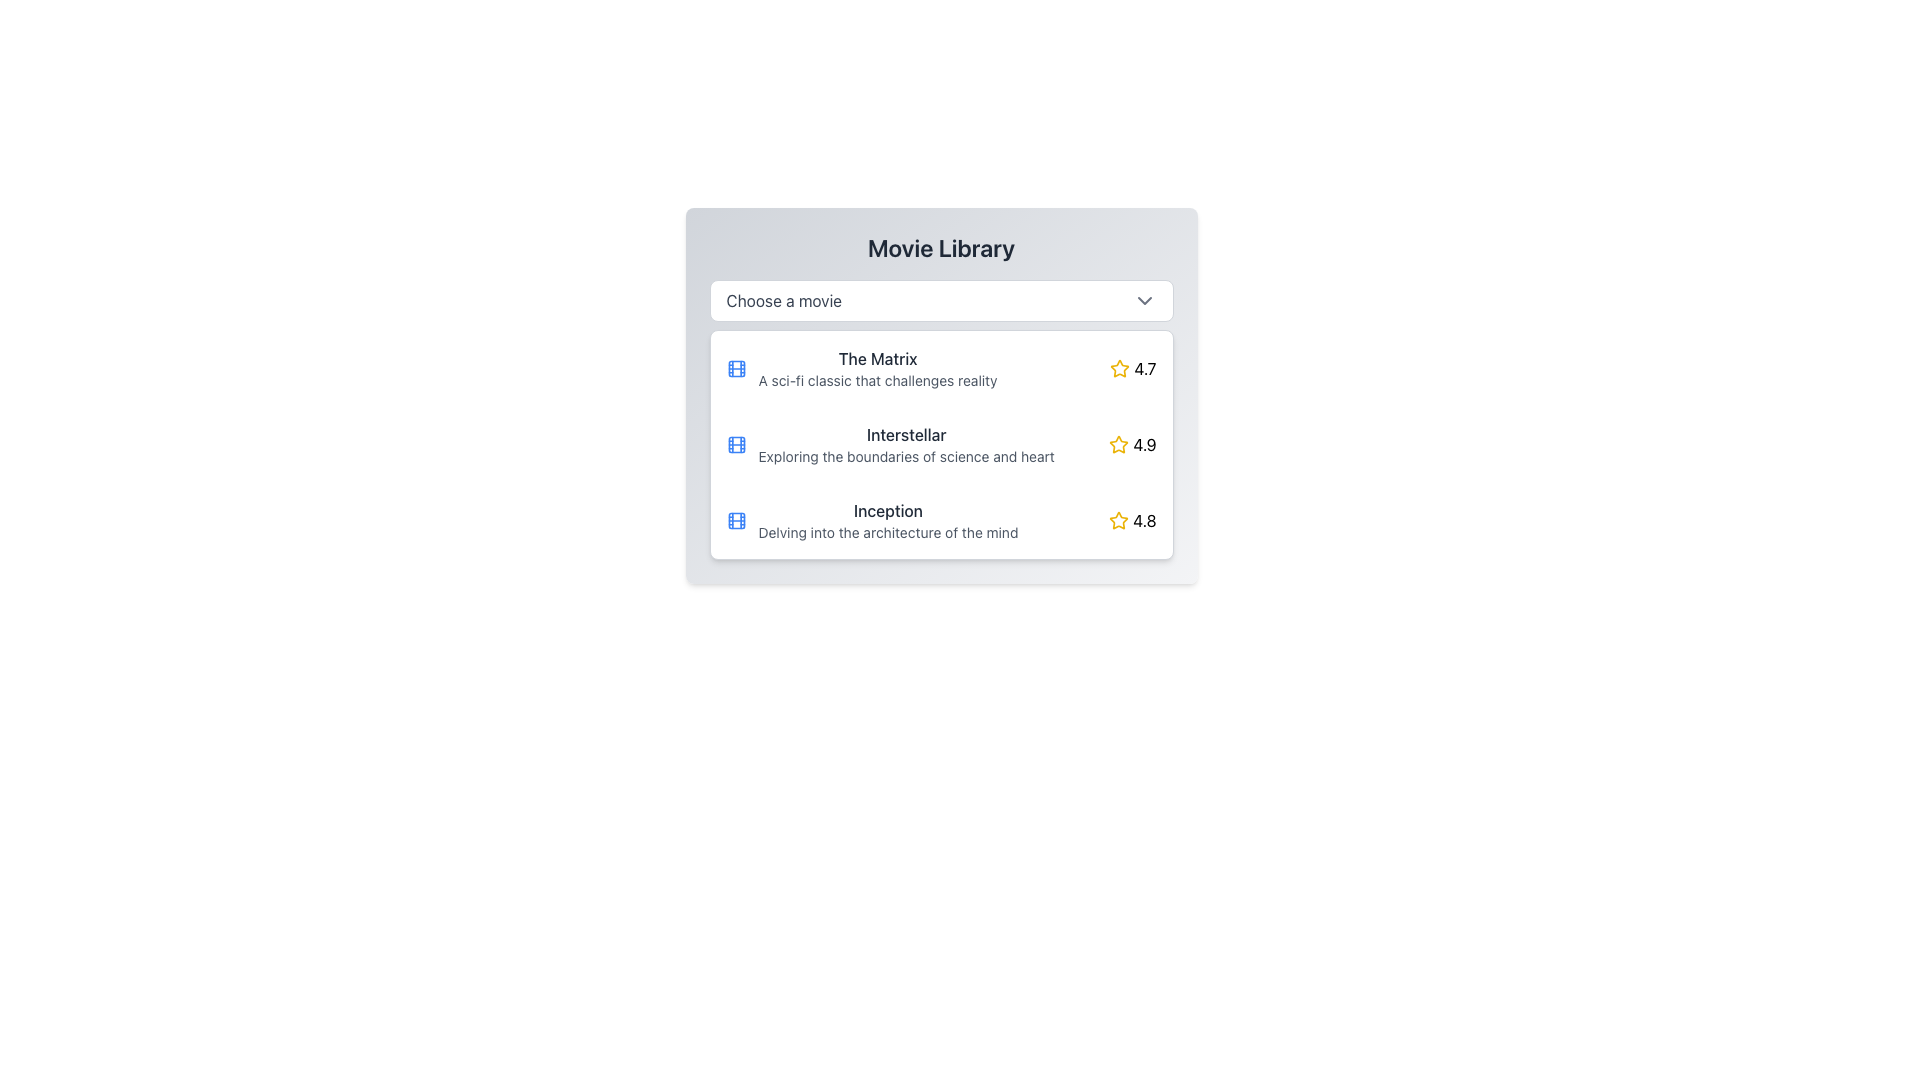 The width and height of the screenshot is (1920, 1080). What do you see at coordinates (1118, 443) in the screenshot?
I see `the star icon representing the rating for the movie 'Interstellar', which is located to the left of the number '4.9' in the rating section` at bounding box center [1118, 443].